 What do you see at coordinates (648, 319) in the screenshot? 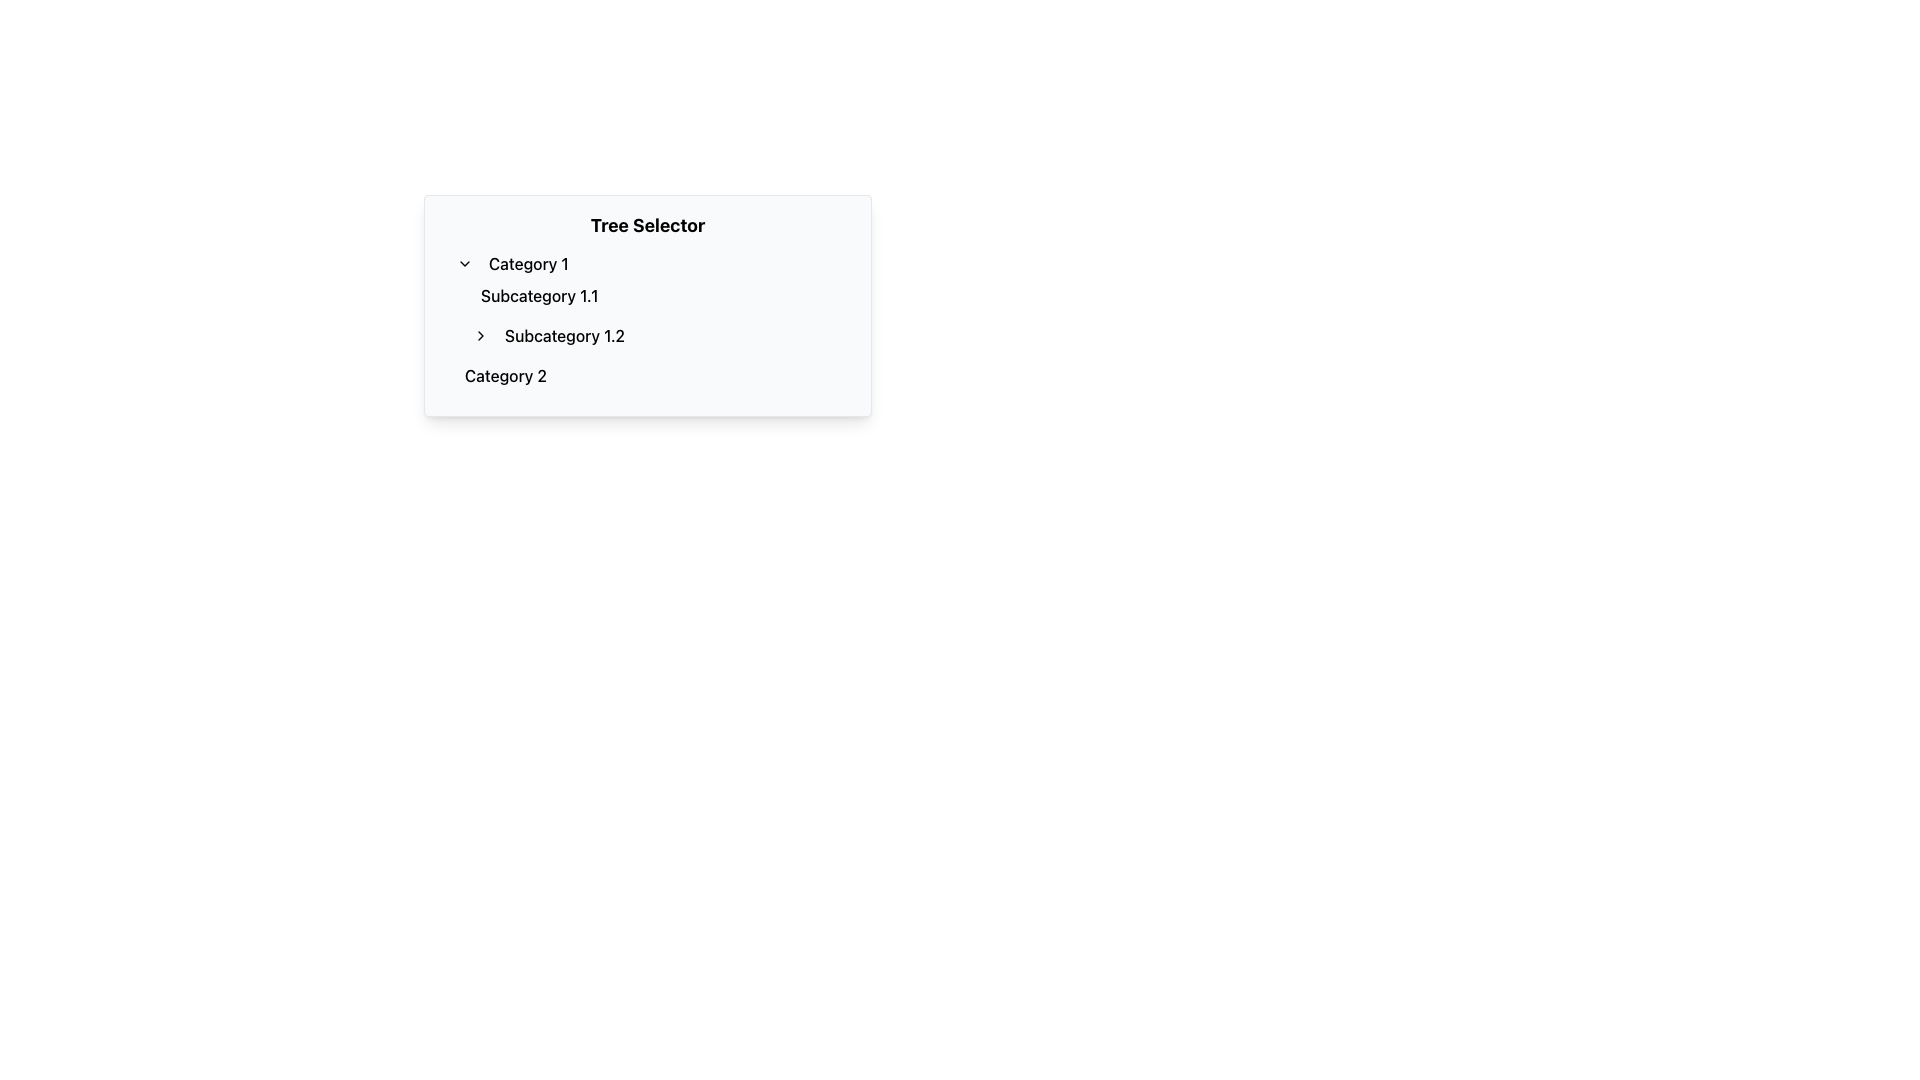
I see `the 'Category 1' or 'Subcategory 1.1' or 'Subcategory 1.2' from the Nested List displayed within the 'Tree Selector' component by clicking on its center point` at bounding box center [648, 319].